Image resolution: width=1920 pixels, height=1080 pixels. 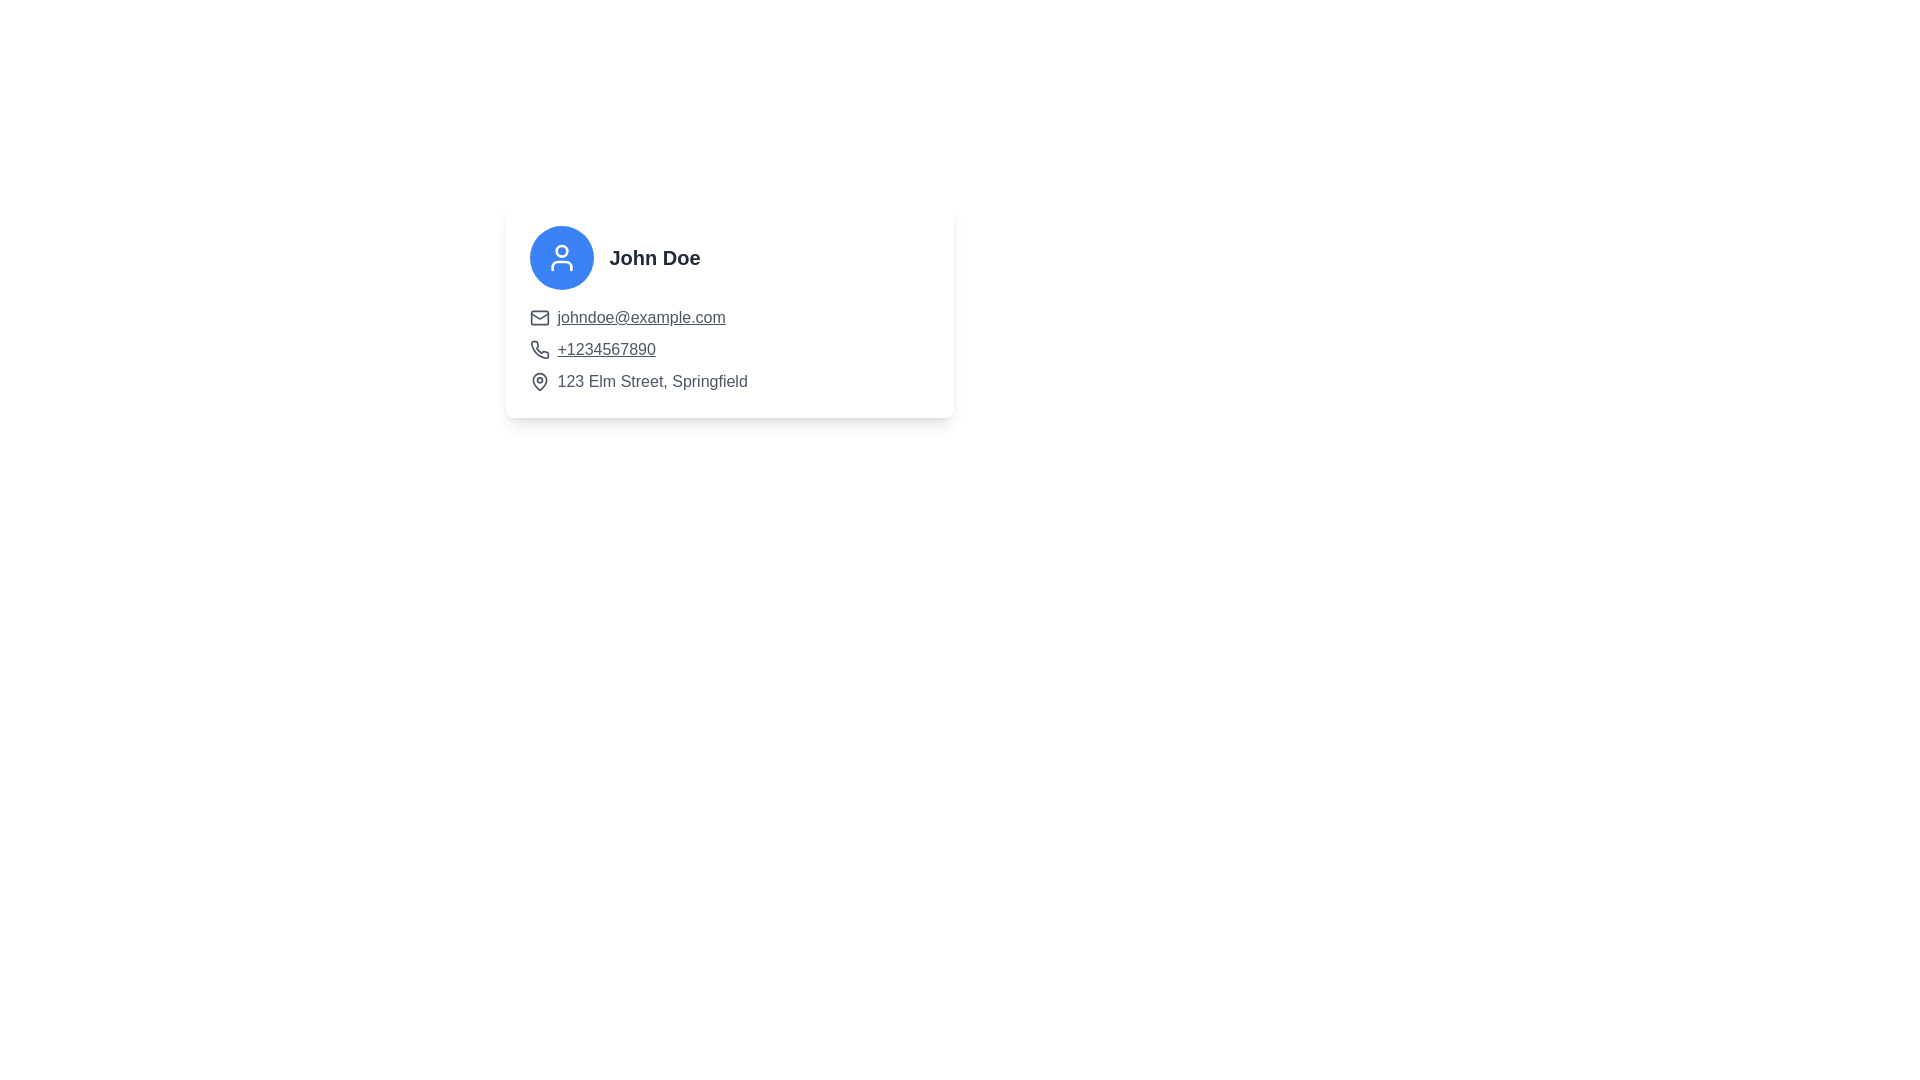 What do you see at coordinates (560, 257) in the screenshot?
I see `the circular blue button with a white user icon located at the top-left corner of the card layout` at bounding box center [560, 257].